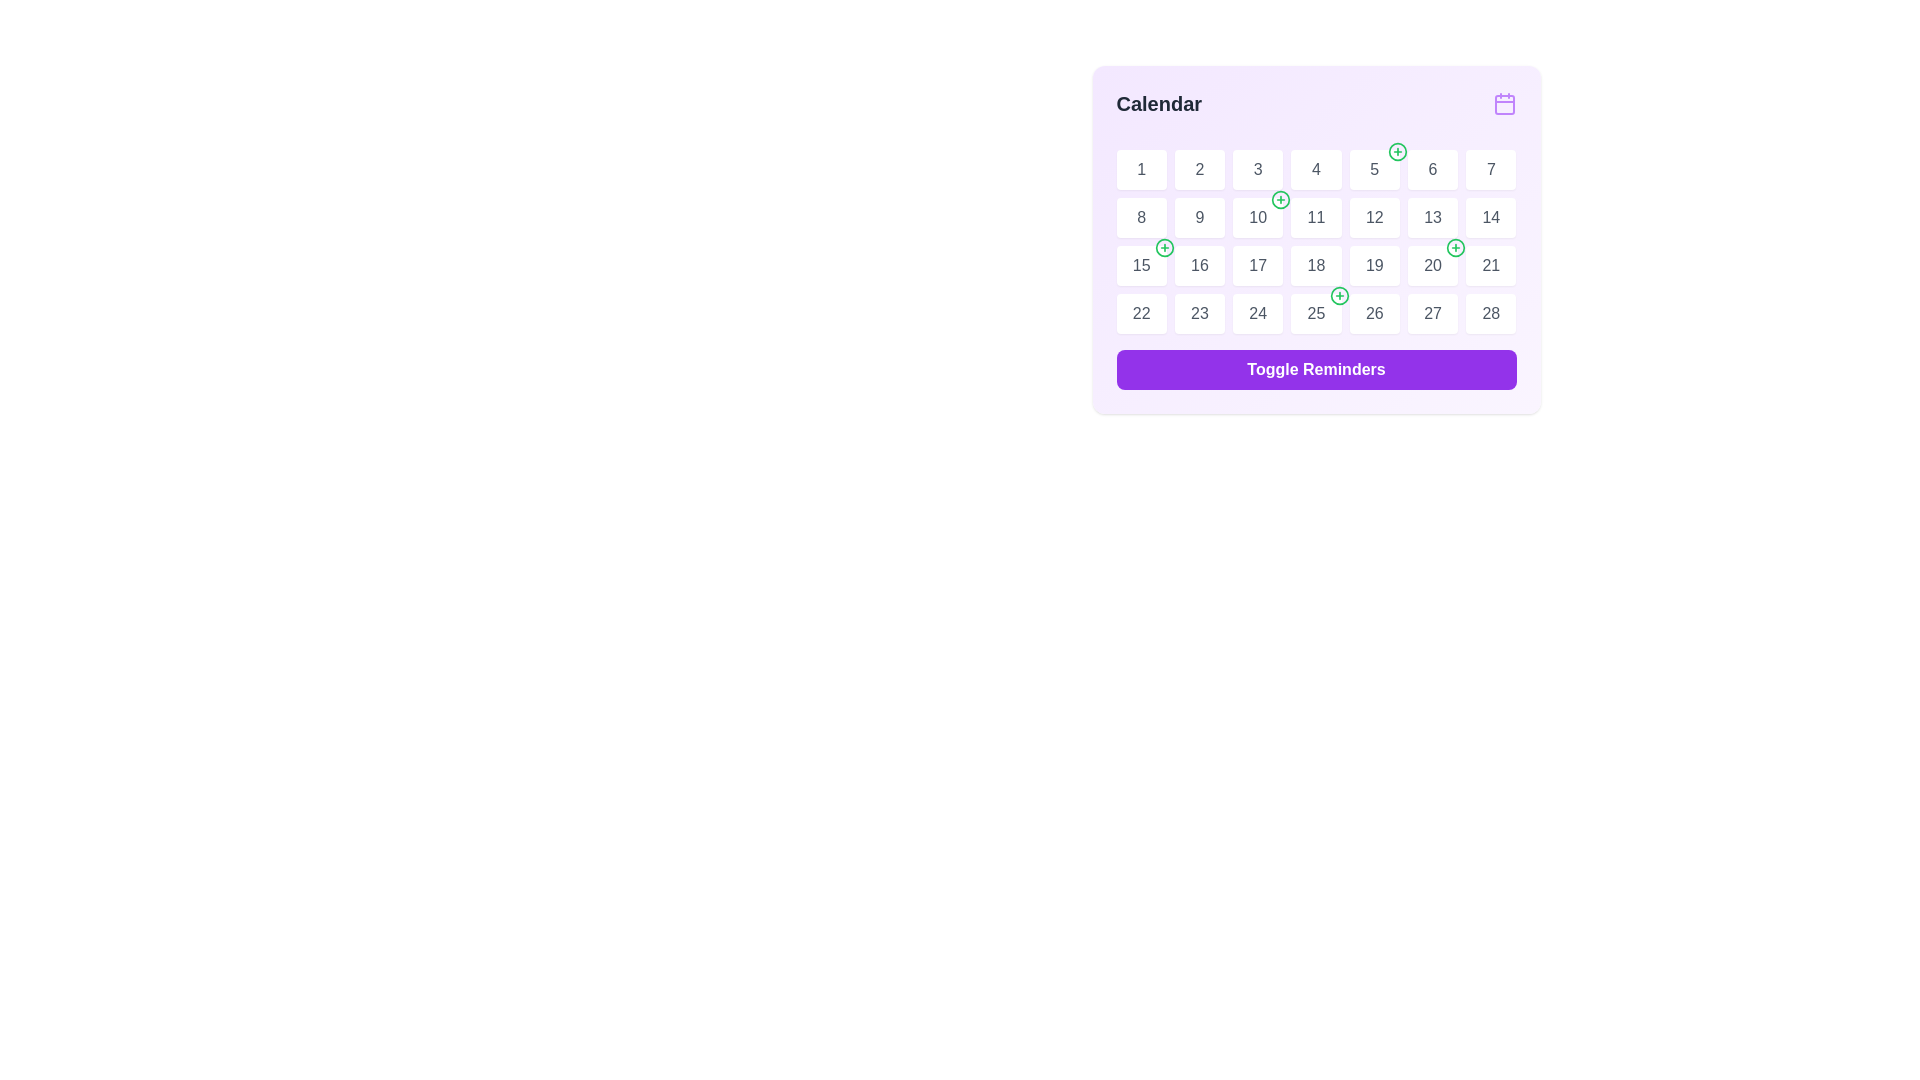 The height and width of the screenshot is (1080, 1920). I want to click on the interactive icon with a plus sign located at the top-right corner of the calendar cell for the date '5', so click(1396, 150).